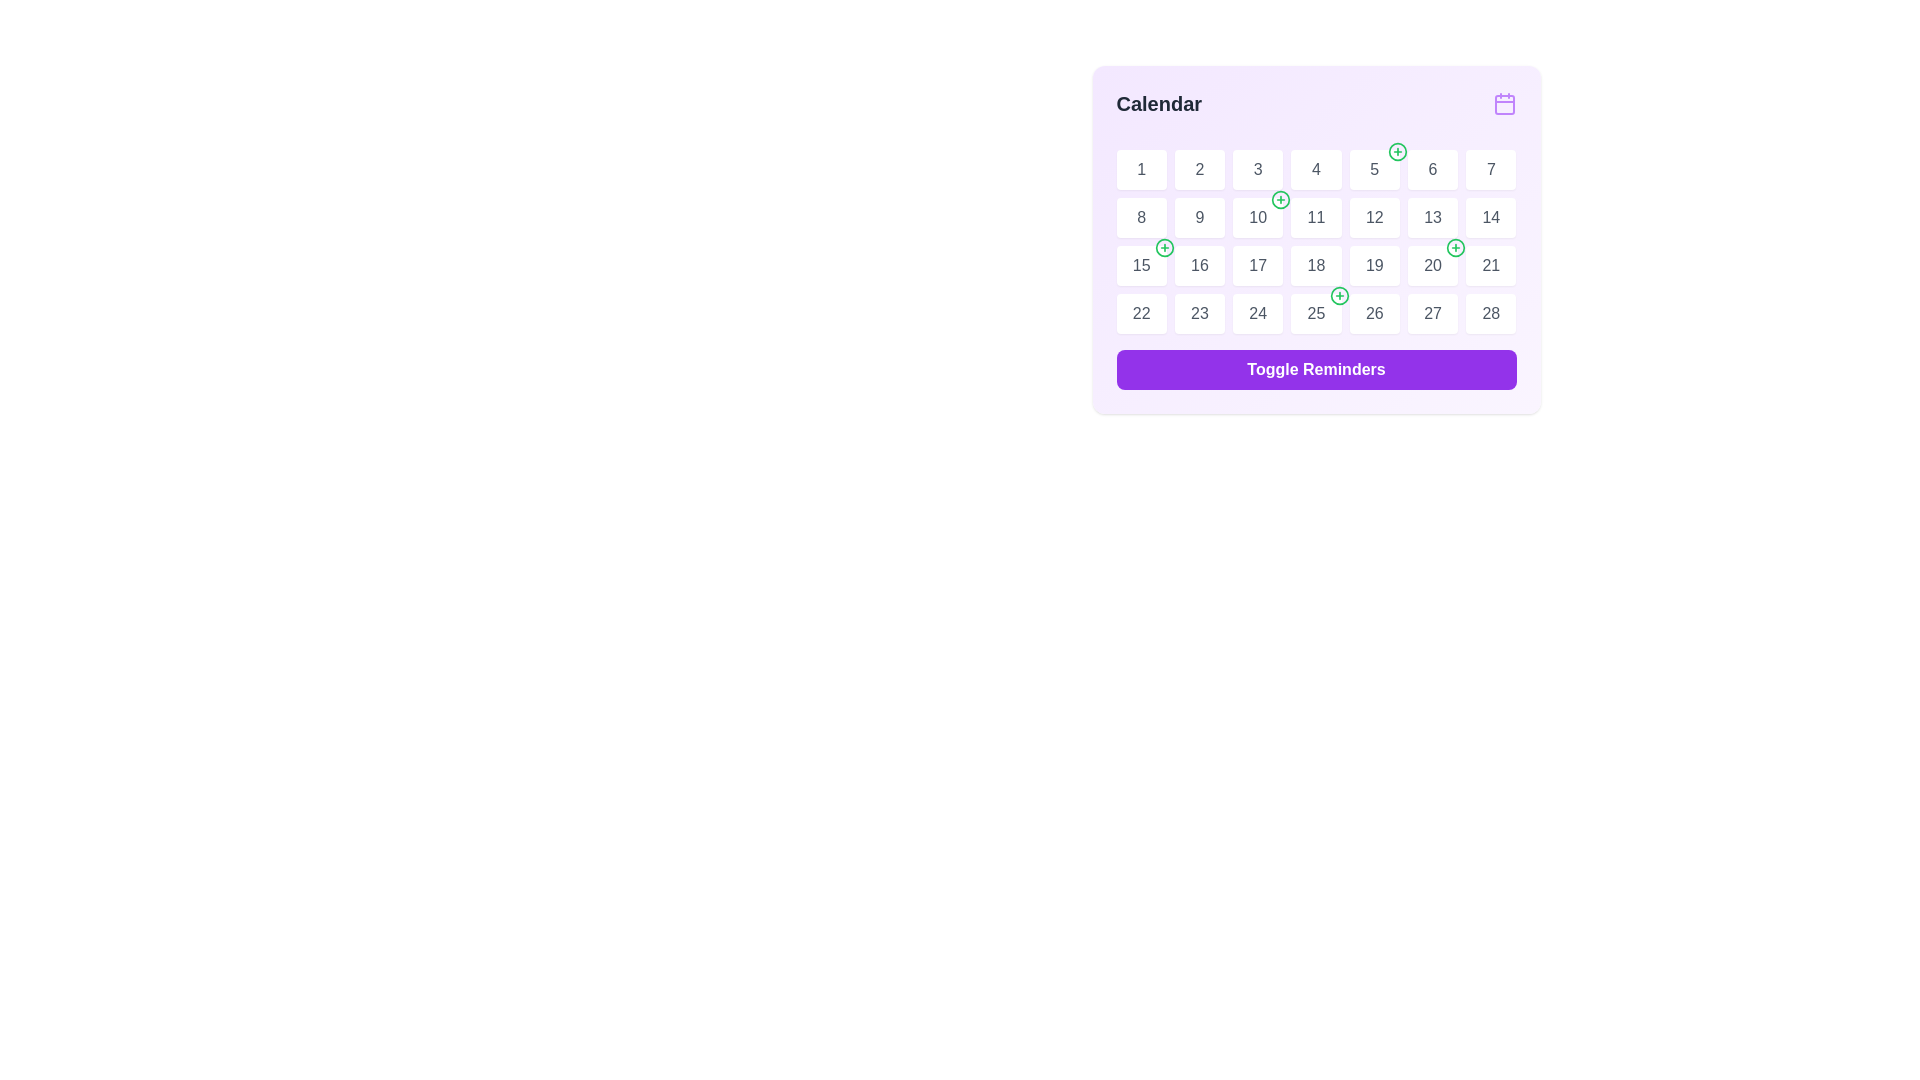 The height and width of the screenshot is (1080, 1920). I want to click on the interactive icon with a plus sign located at the top-right corner of the calendar cell for the date '5', so click(1396, 150).